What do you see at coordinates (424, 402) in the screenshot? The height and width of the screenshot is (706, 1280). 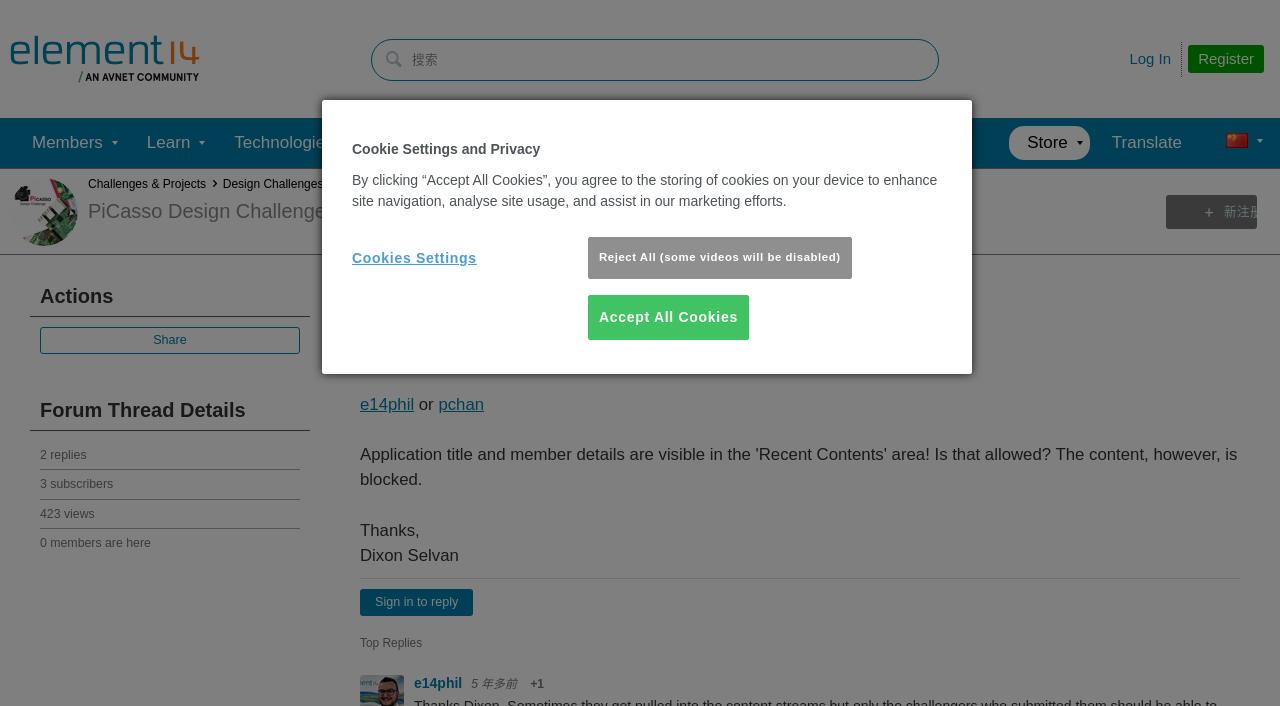 I see `'or'` at bounding box center [424, 402].